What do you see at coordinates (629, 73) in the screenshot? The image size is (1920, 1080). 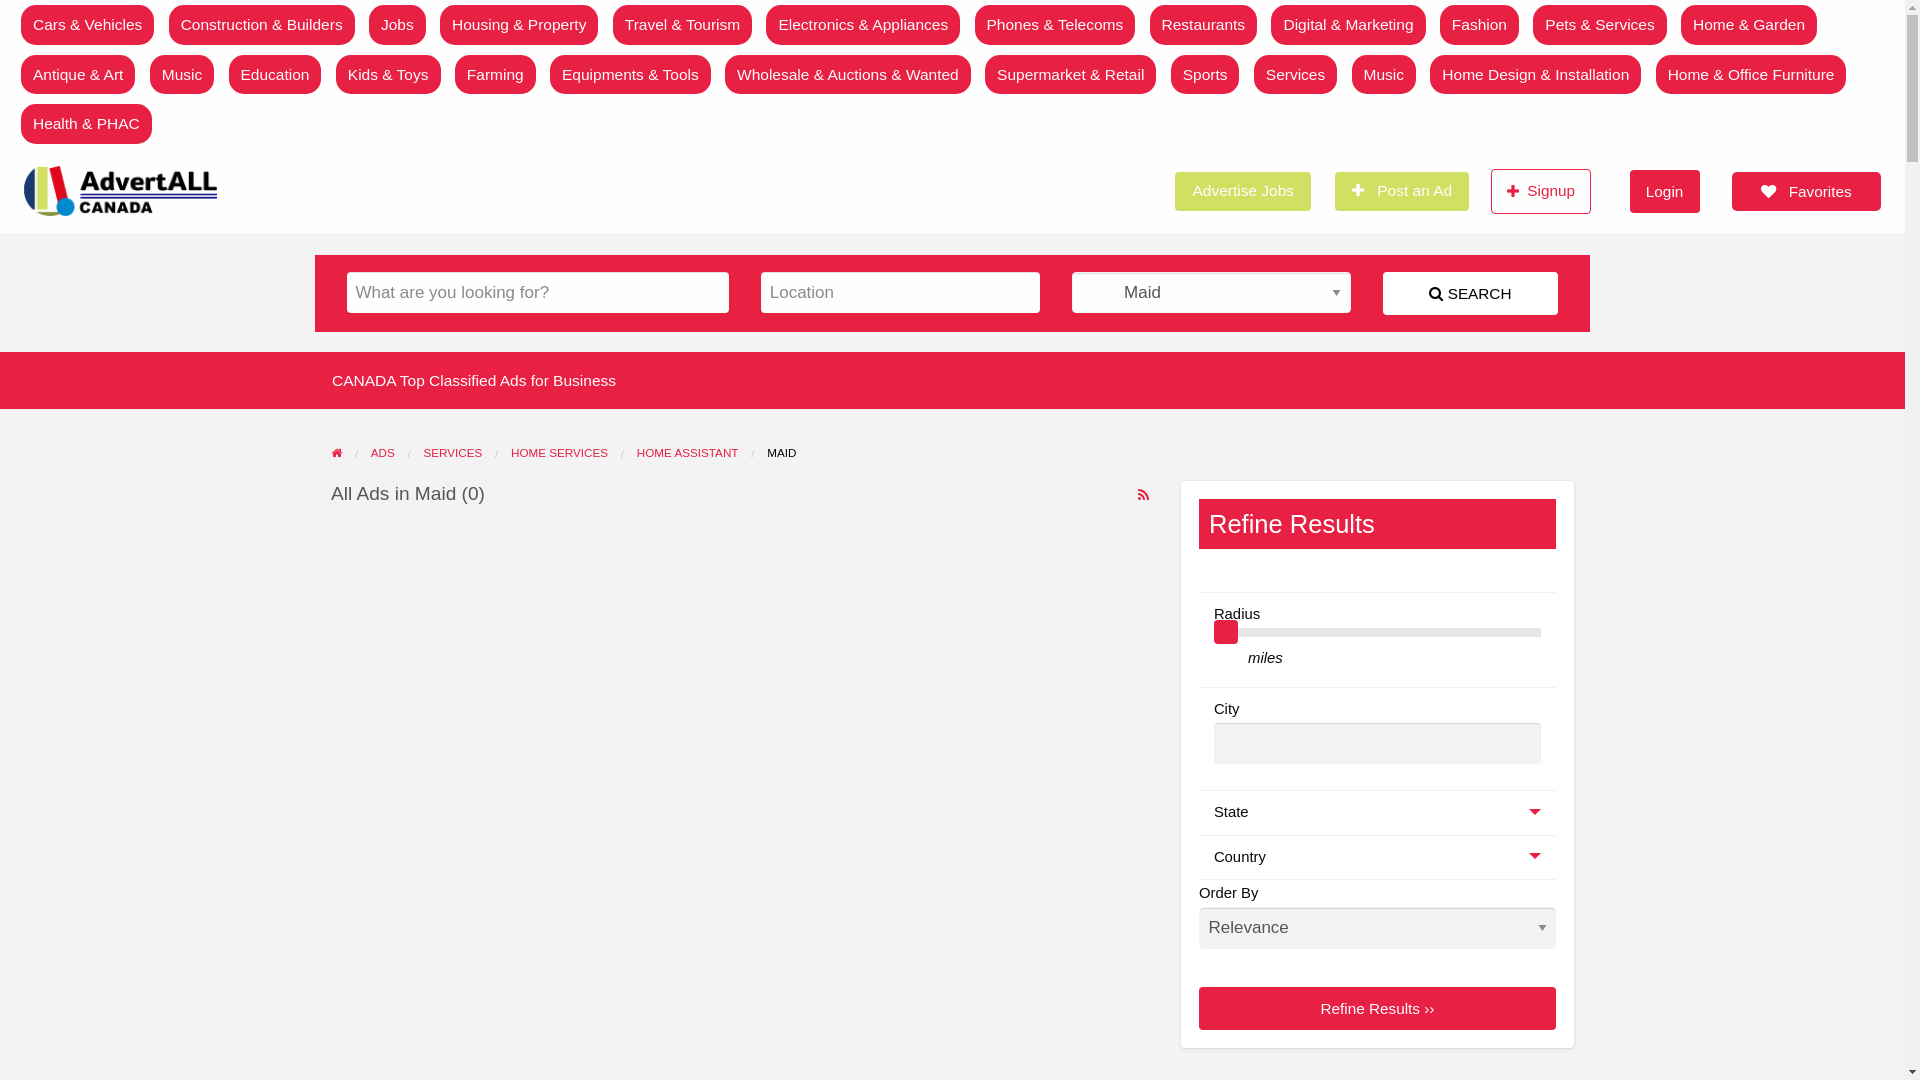 I see `'Equipments & Tools'` at bounding box center [629, 73].